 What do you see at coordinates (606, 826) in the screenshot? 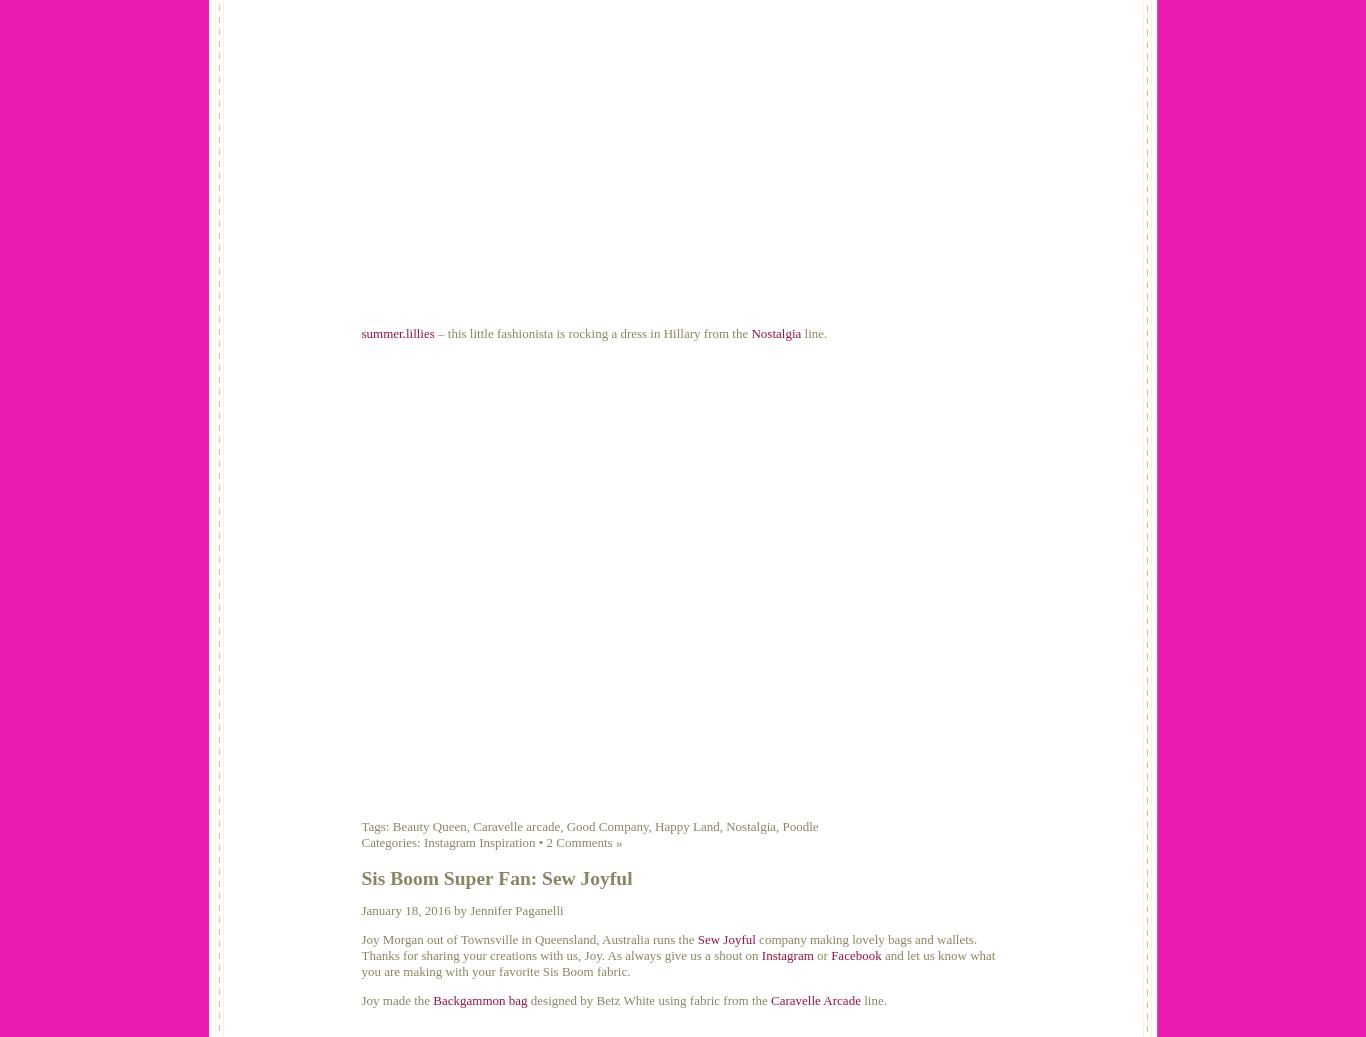
I see `'Good Company'` at bounding box center [606, 826].